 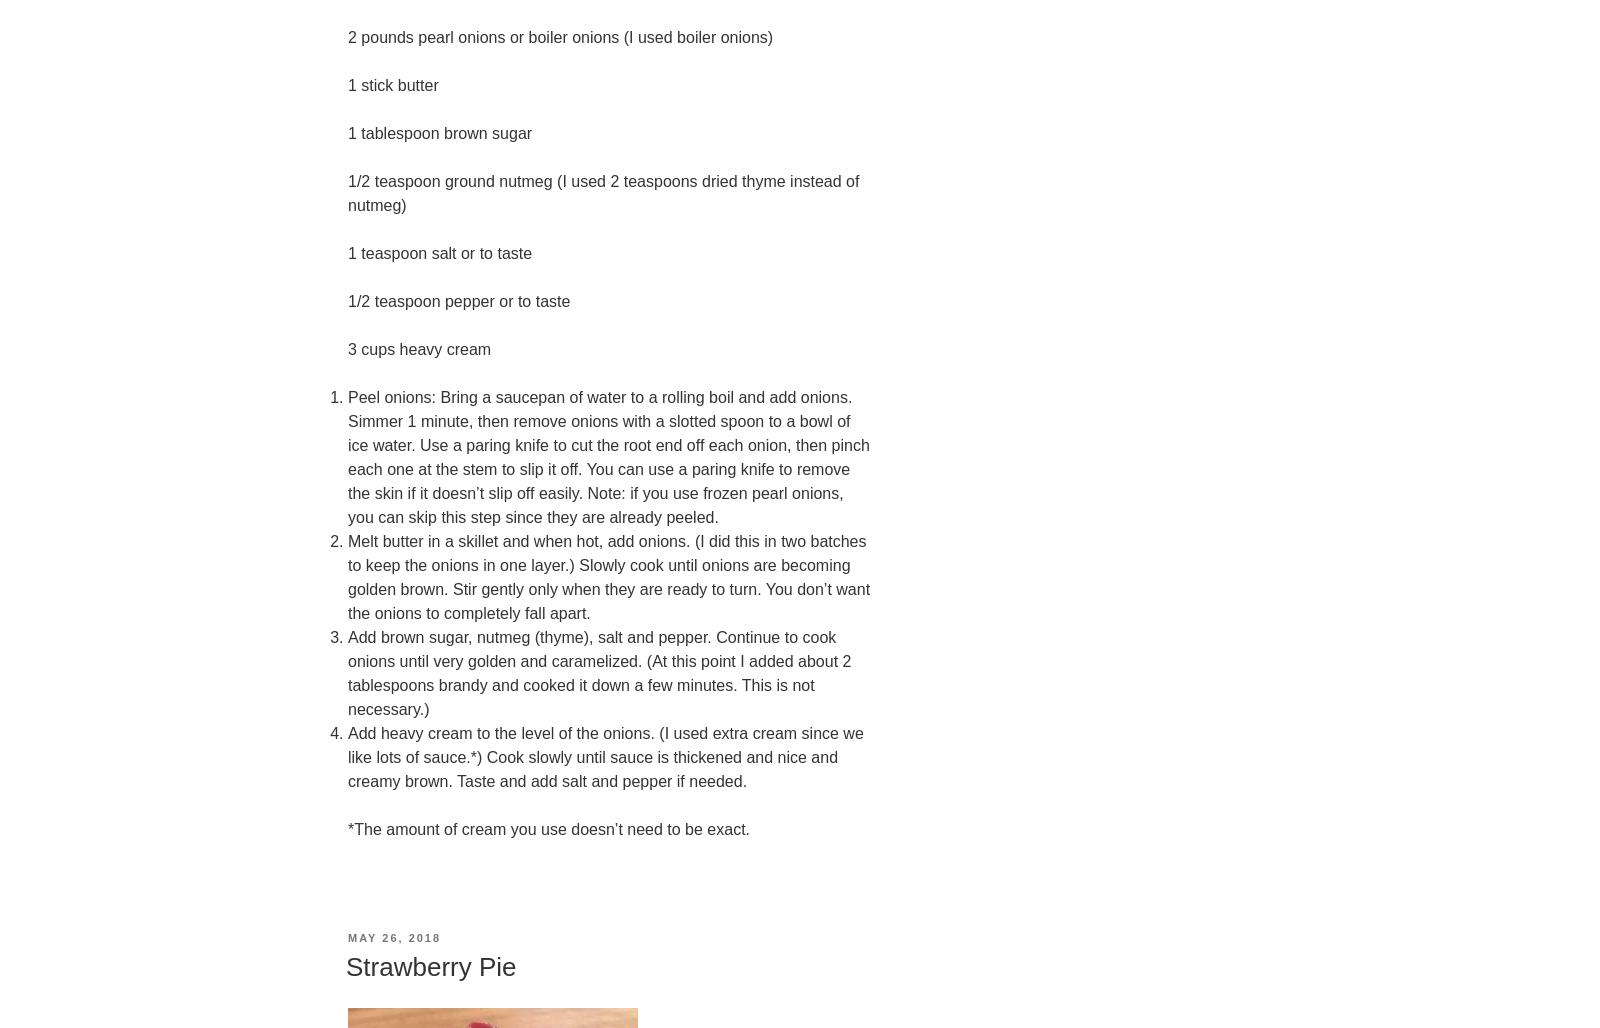 What do you see at coordinates (598, 673) in the screenshot?
I see `'Add brown sugar, nutmeg (thyme), salt and pepper. Continue to cook onions until very golden and caramelized. (At this point I added about 2 tablespoons brandy and cooked it down a few minutes. This is not necessary.)'` at bounding box center [598, 673].